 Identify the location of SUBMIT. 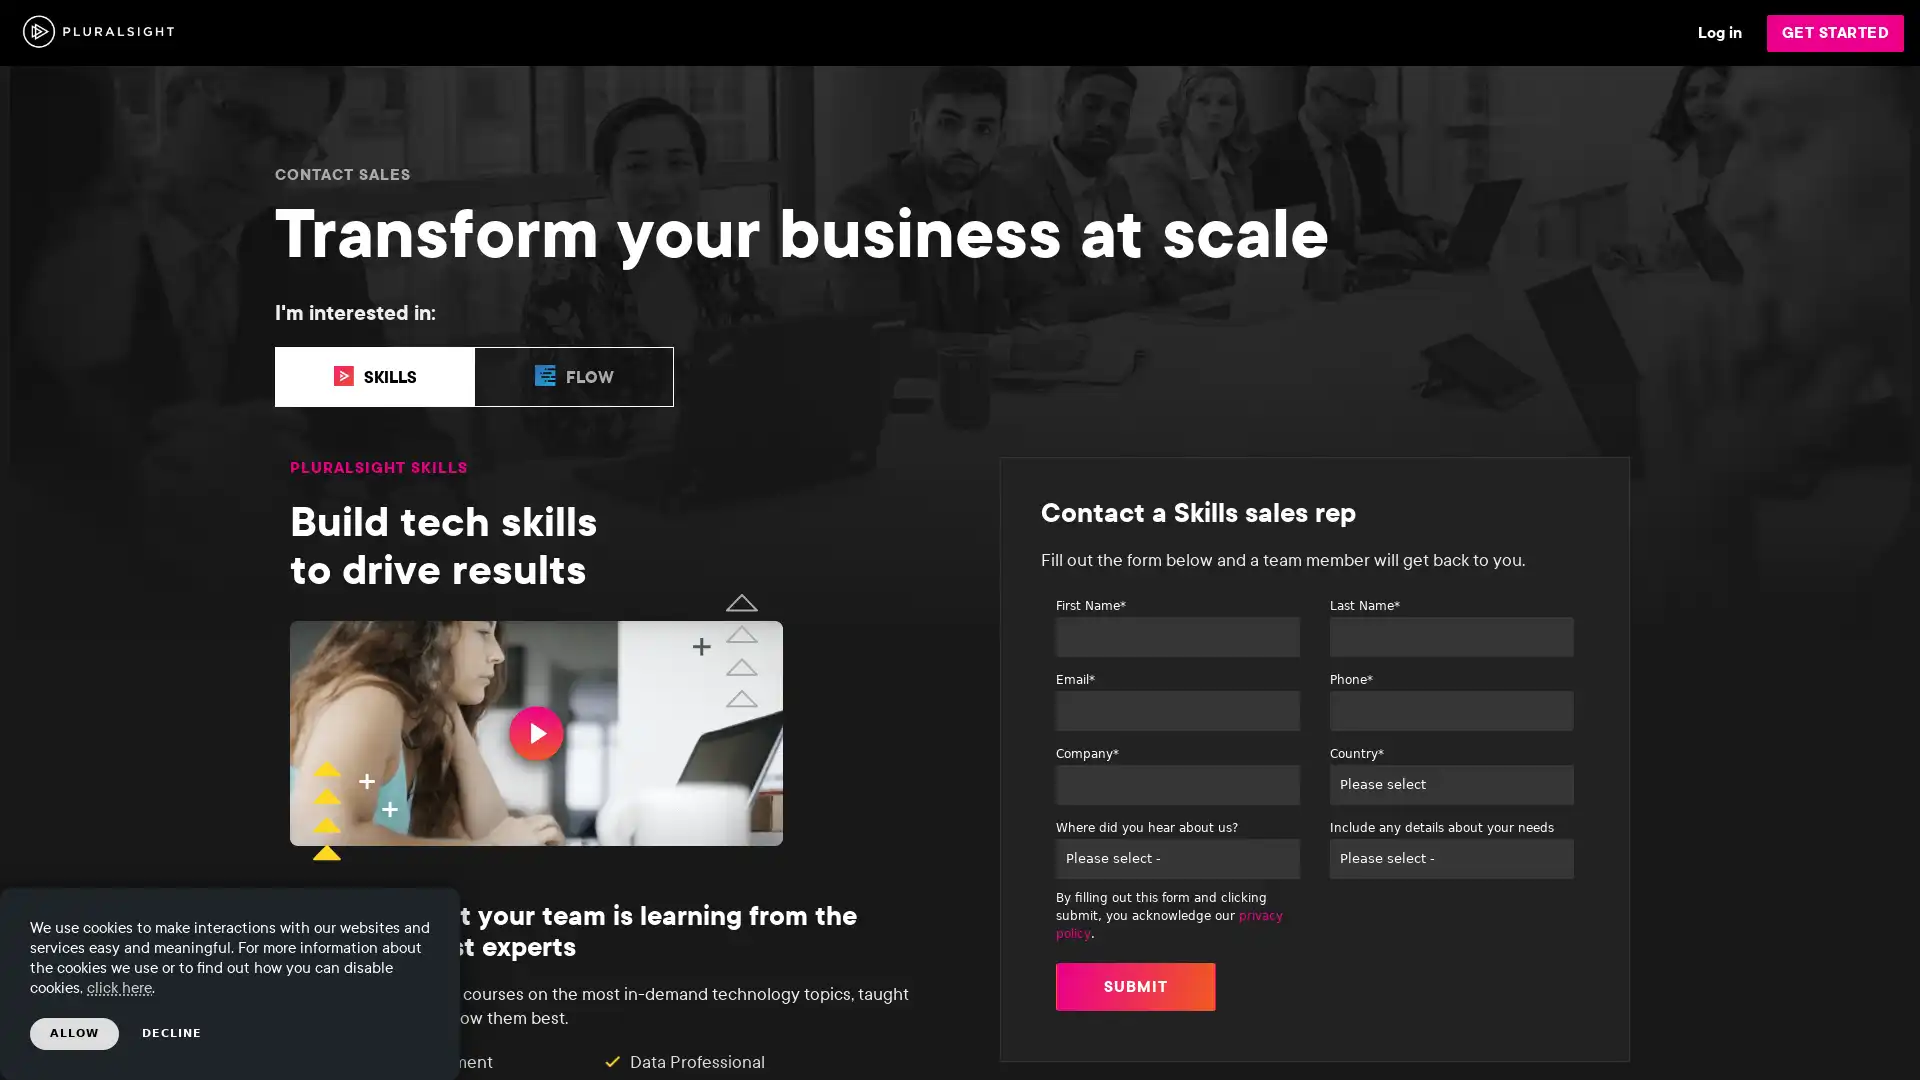
(1136, 985).